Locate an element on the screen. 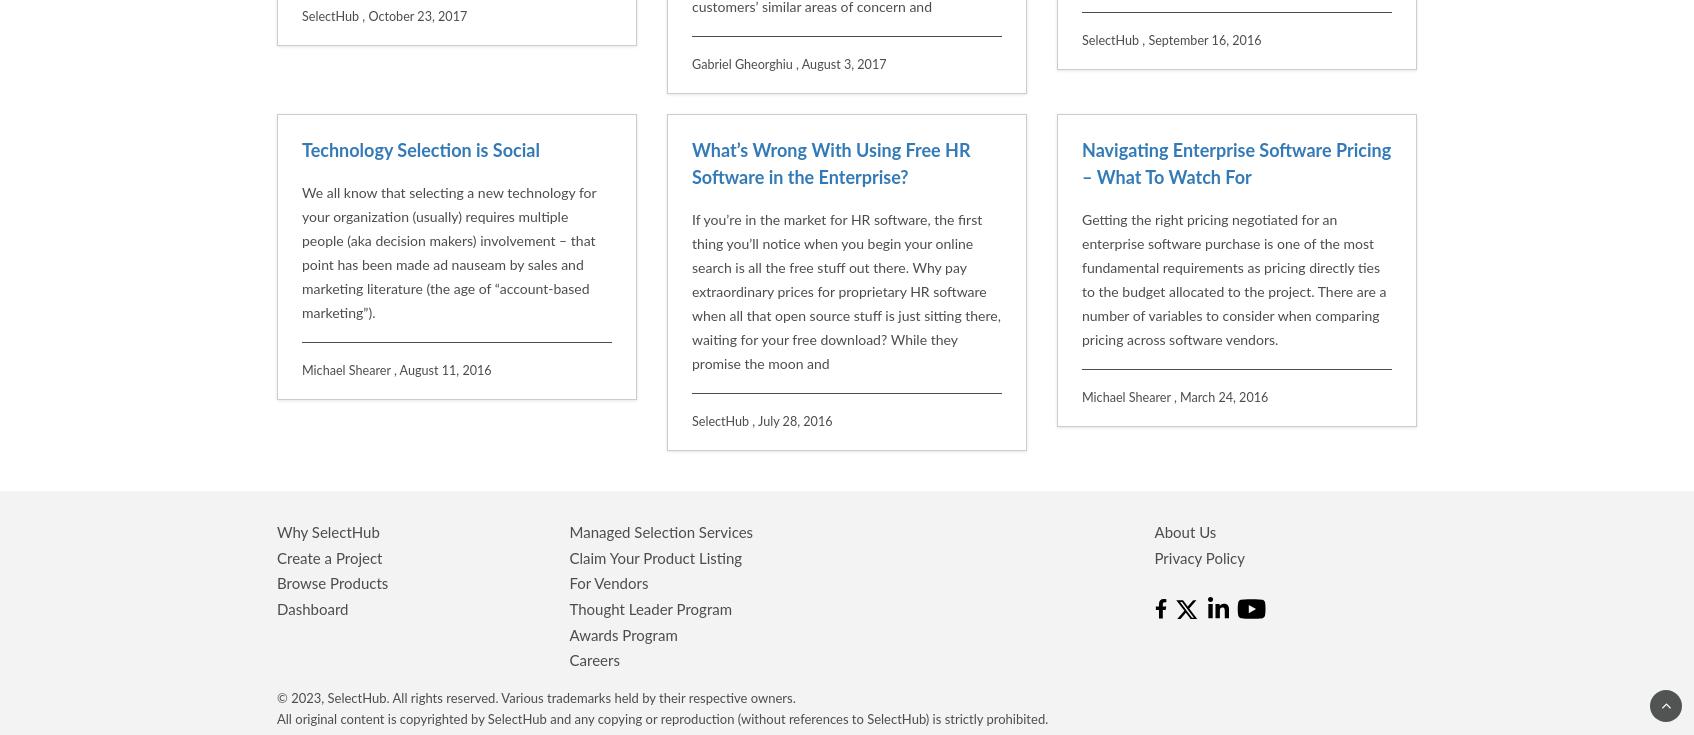 This screenshot has width=1694, height=735. 'Create a Project' is located at coordinates (329, 353).